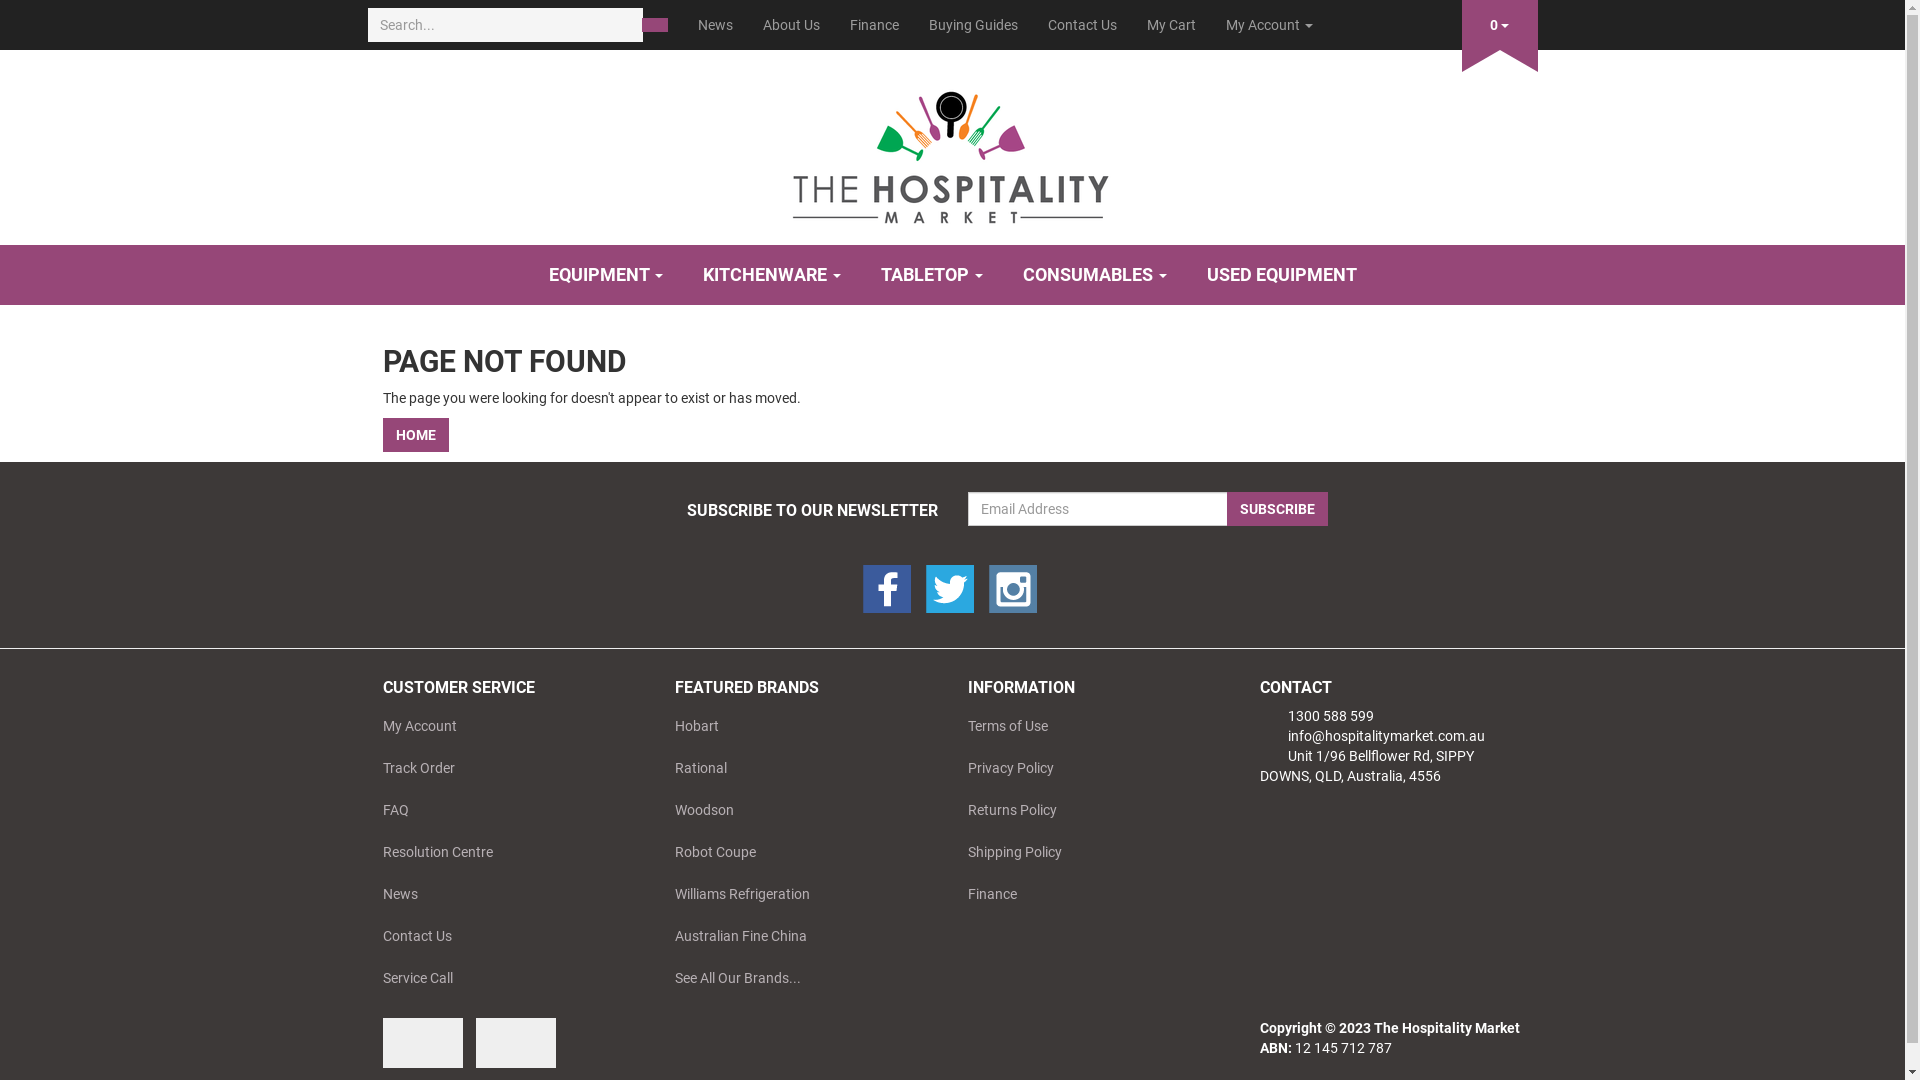 The height and width of the screenshot is (1080, 1920). Describe the element at coordinates (660, 852) in the screenshot. I see `'Robot Coupe'` at that location.